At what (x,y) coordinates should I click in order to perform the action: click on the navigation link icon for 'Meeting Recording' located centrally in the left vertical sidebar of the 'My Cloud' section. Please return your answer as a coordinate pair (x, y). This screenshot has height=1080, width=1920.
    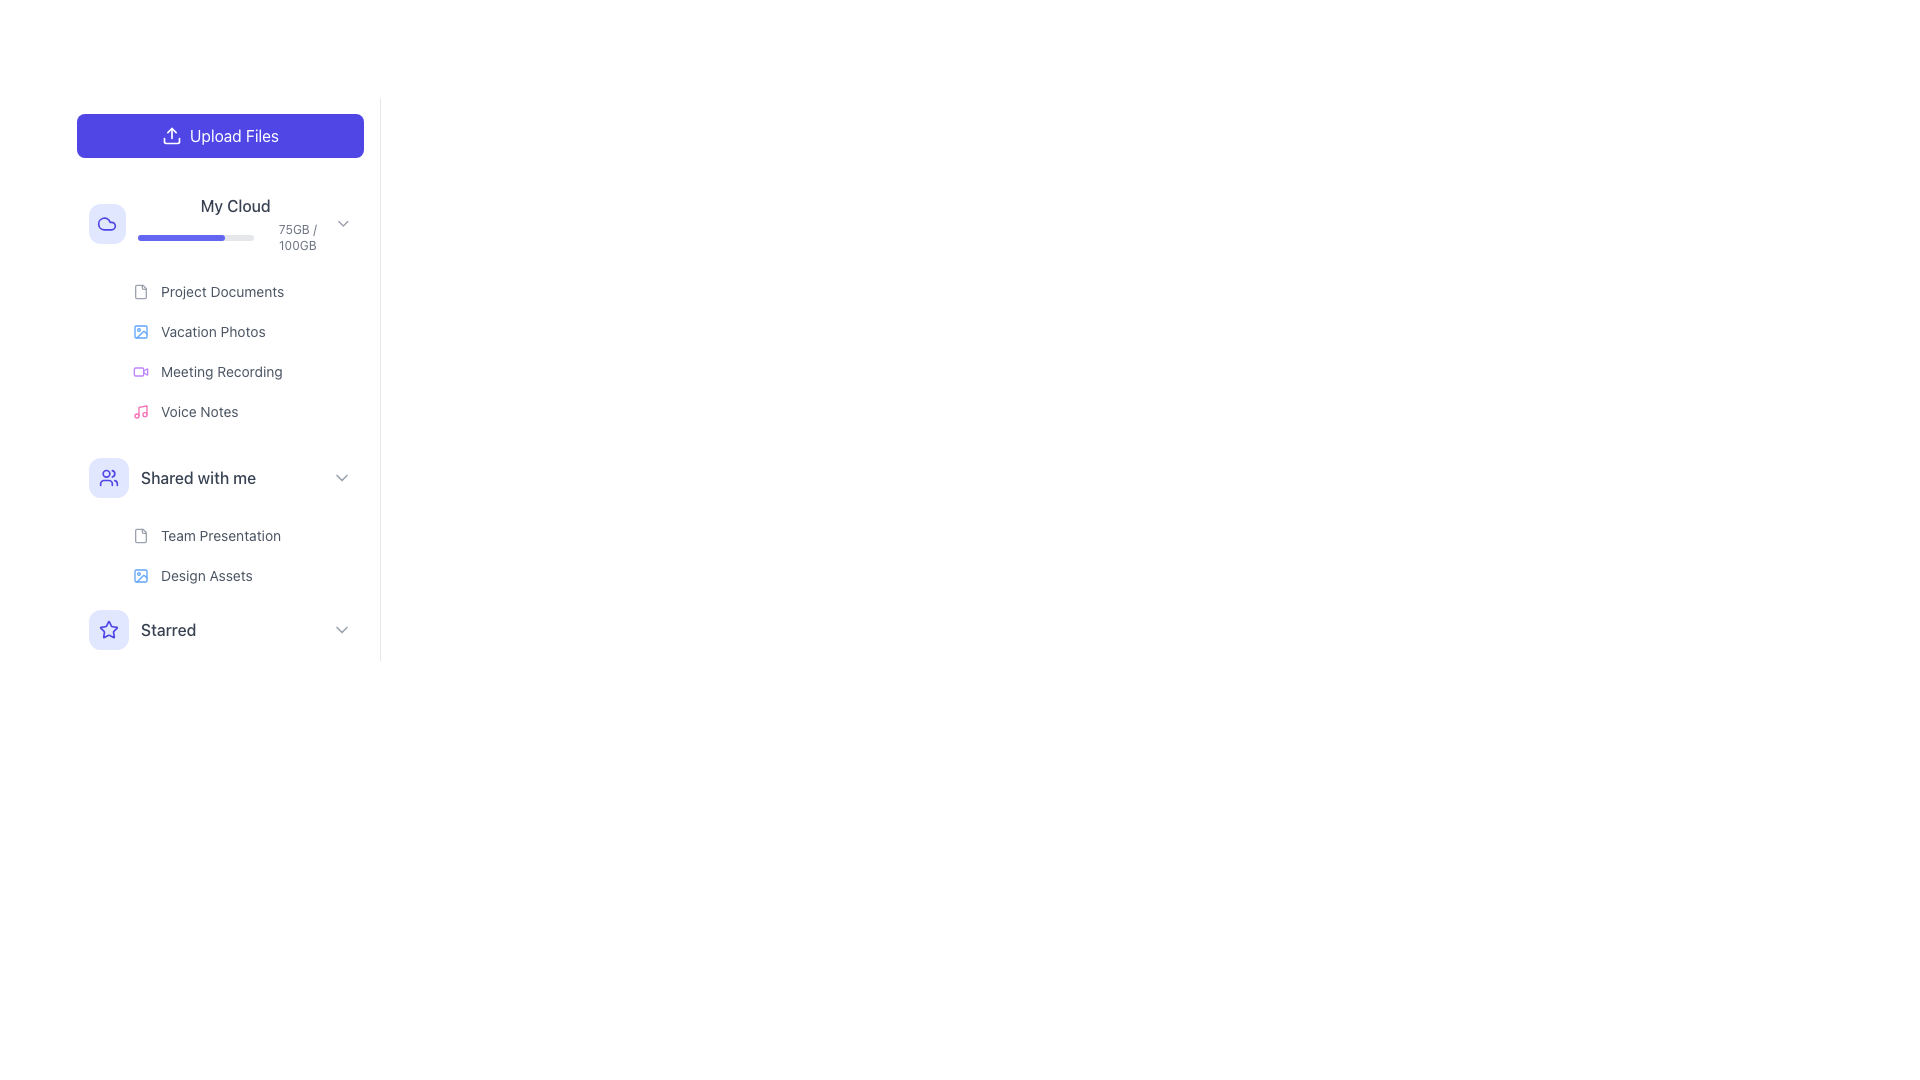
    Looking at the image, I should click on (207, 371).